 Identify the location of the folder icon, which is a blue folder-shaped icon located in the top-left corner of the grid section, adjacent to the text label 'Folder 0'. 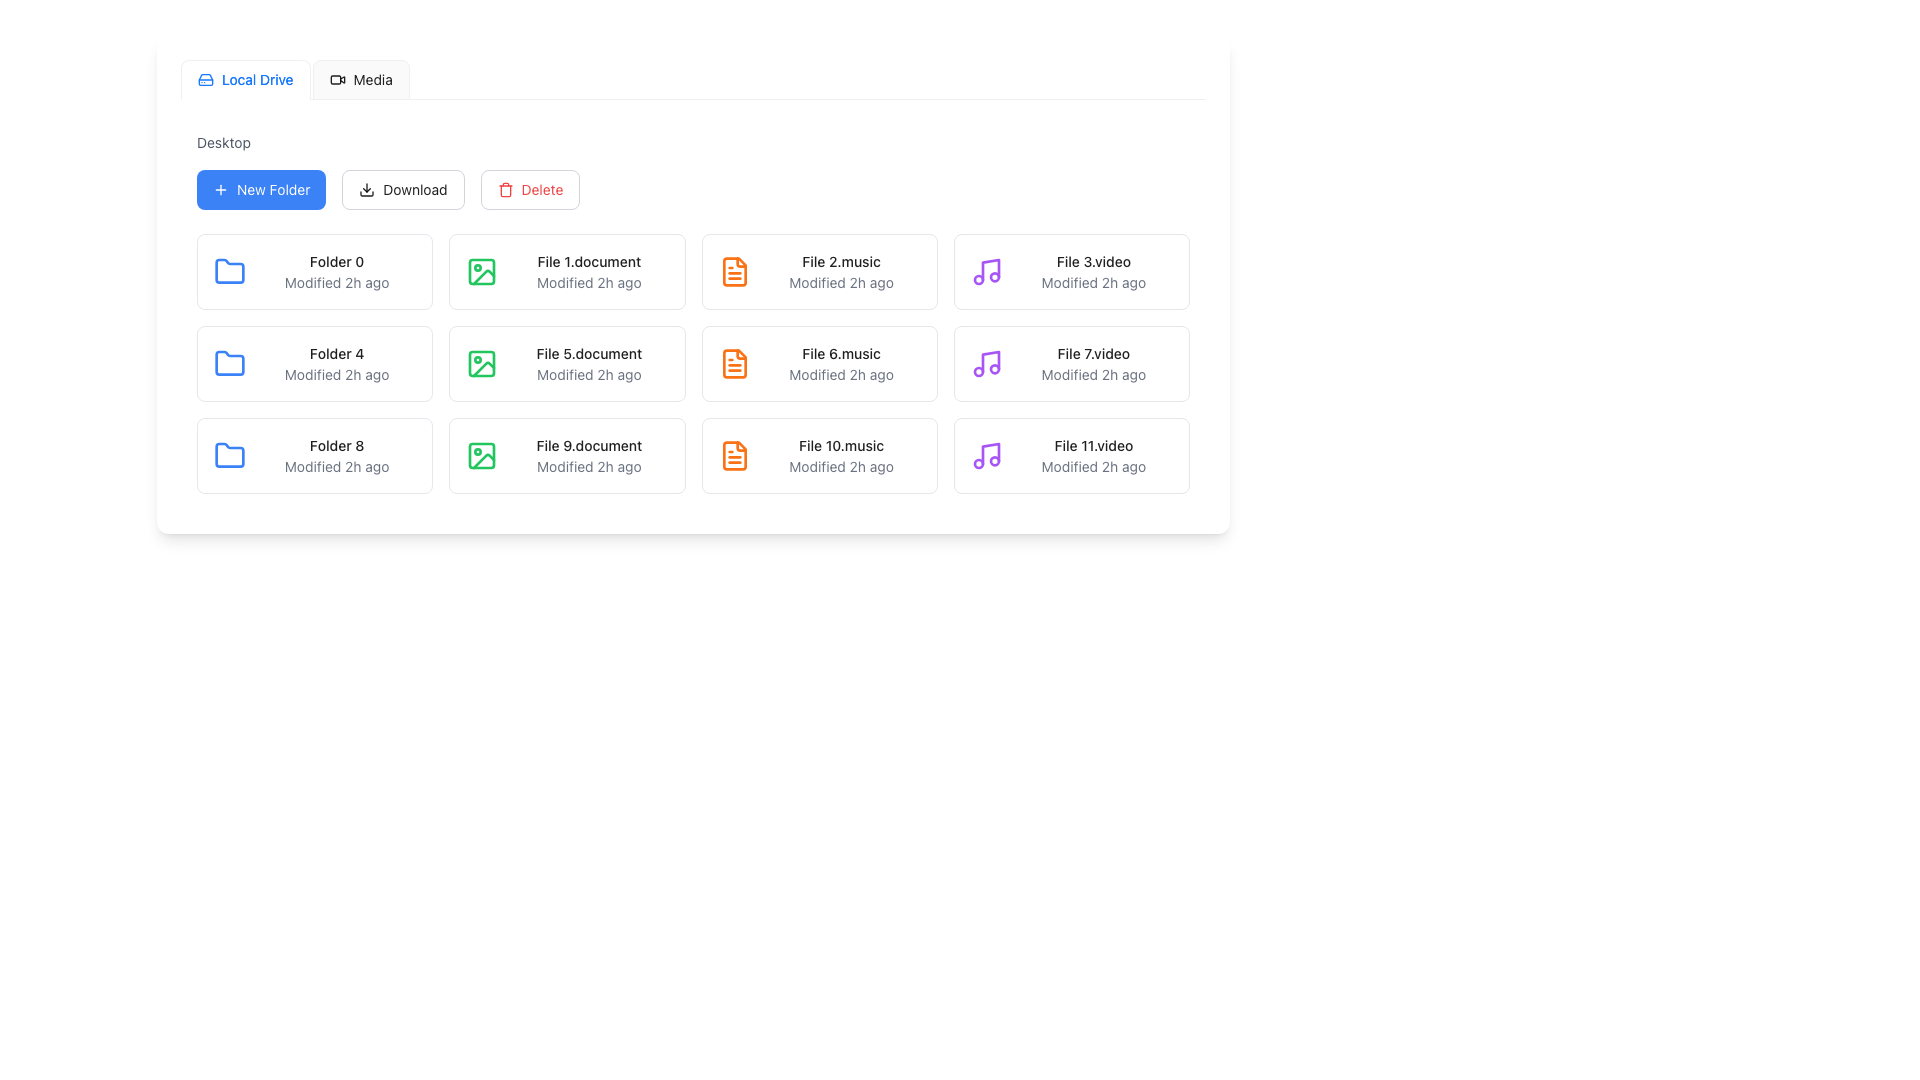
(230, 270).